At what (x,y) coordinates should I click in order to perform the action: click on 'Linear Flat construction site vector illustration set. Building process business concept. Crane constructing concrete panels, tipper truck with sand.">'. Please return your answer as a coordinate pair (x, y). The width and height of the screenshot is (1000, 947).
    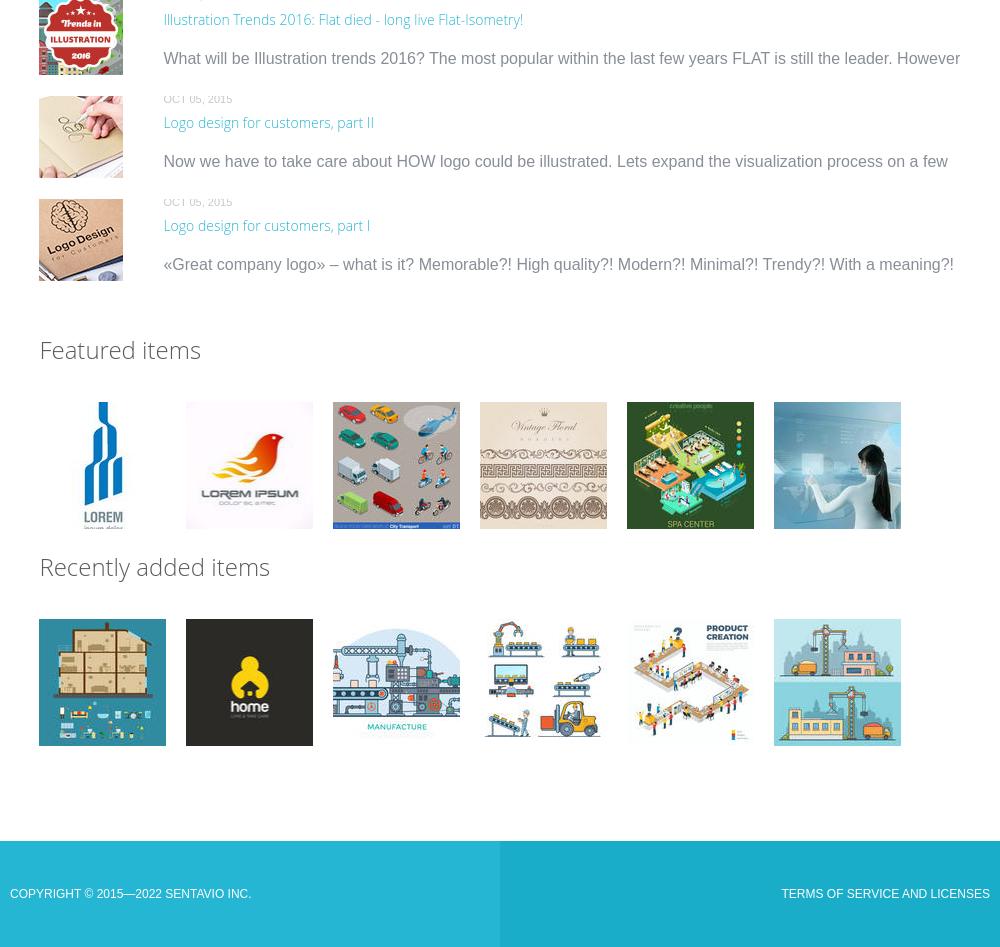
    Looking at the image, I should click on (774, 706).